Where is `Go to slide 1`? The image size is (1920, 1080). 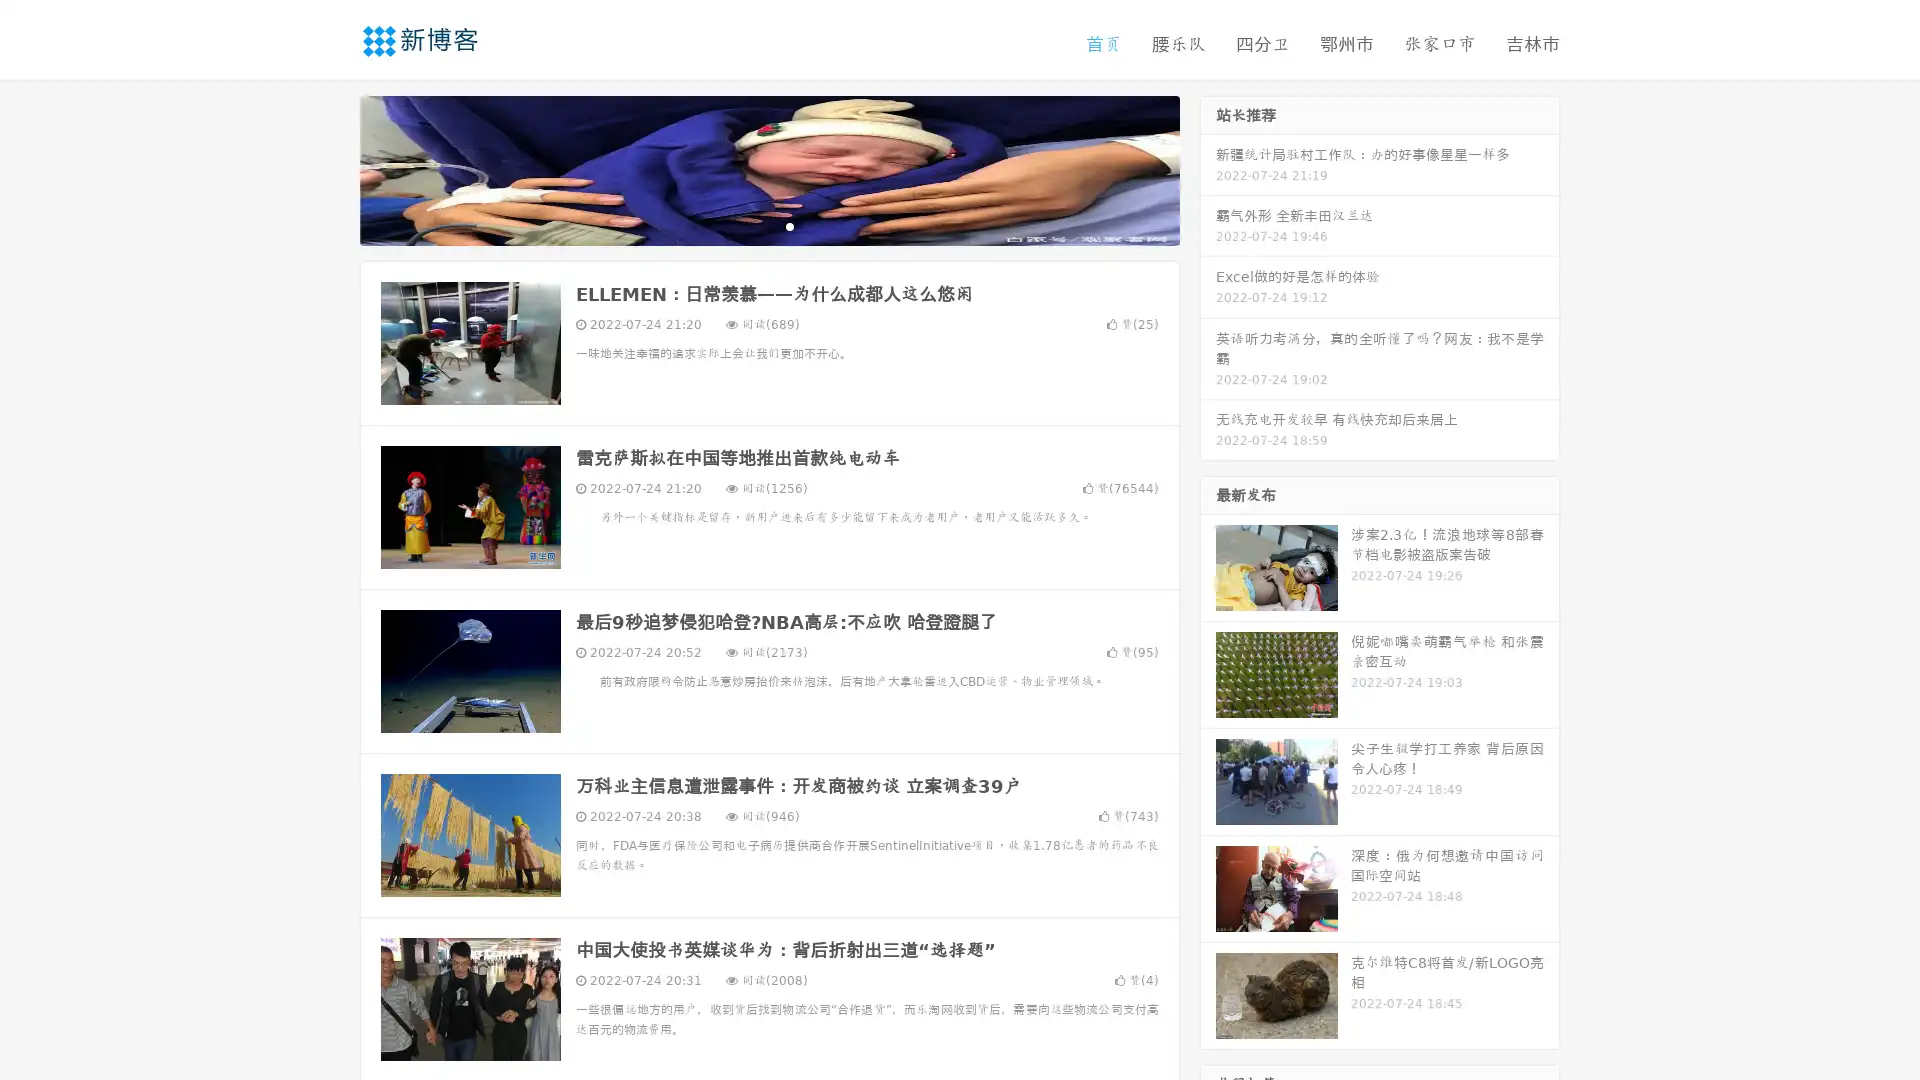
Go to slide 1 is located at coordinates (748, 225).